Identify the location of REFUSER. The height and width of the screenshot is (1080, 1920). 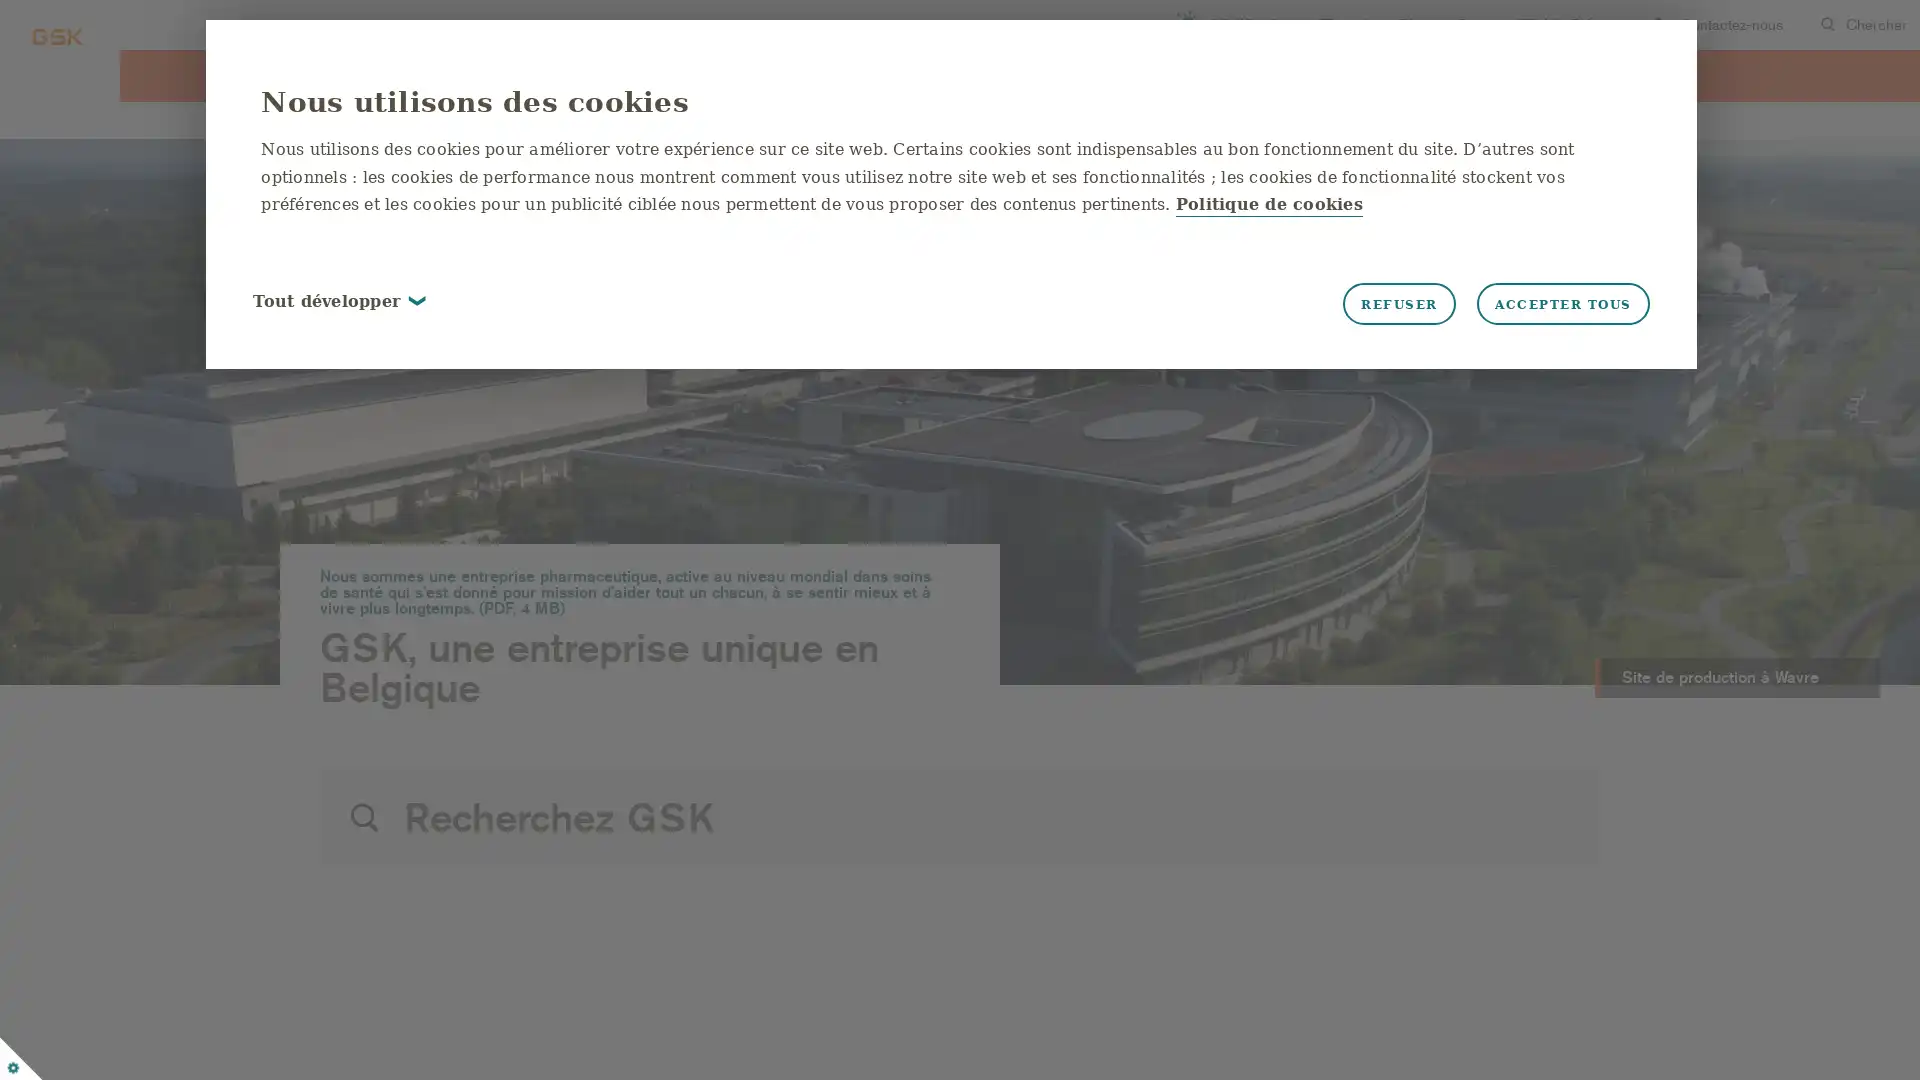
(1367, 305).